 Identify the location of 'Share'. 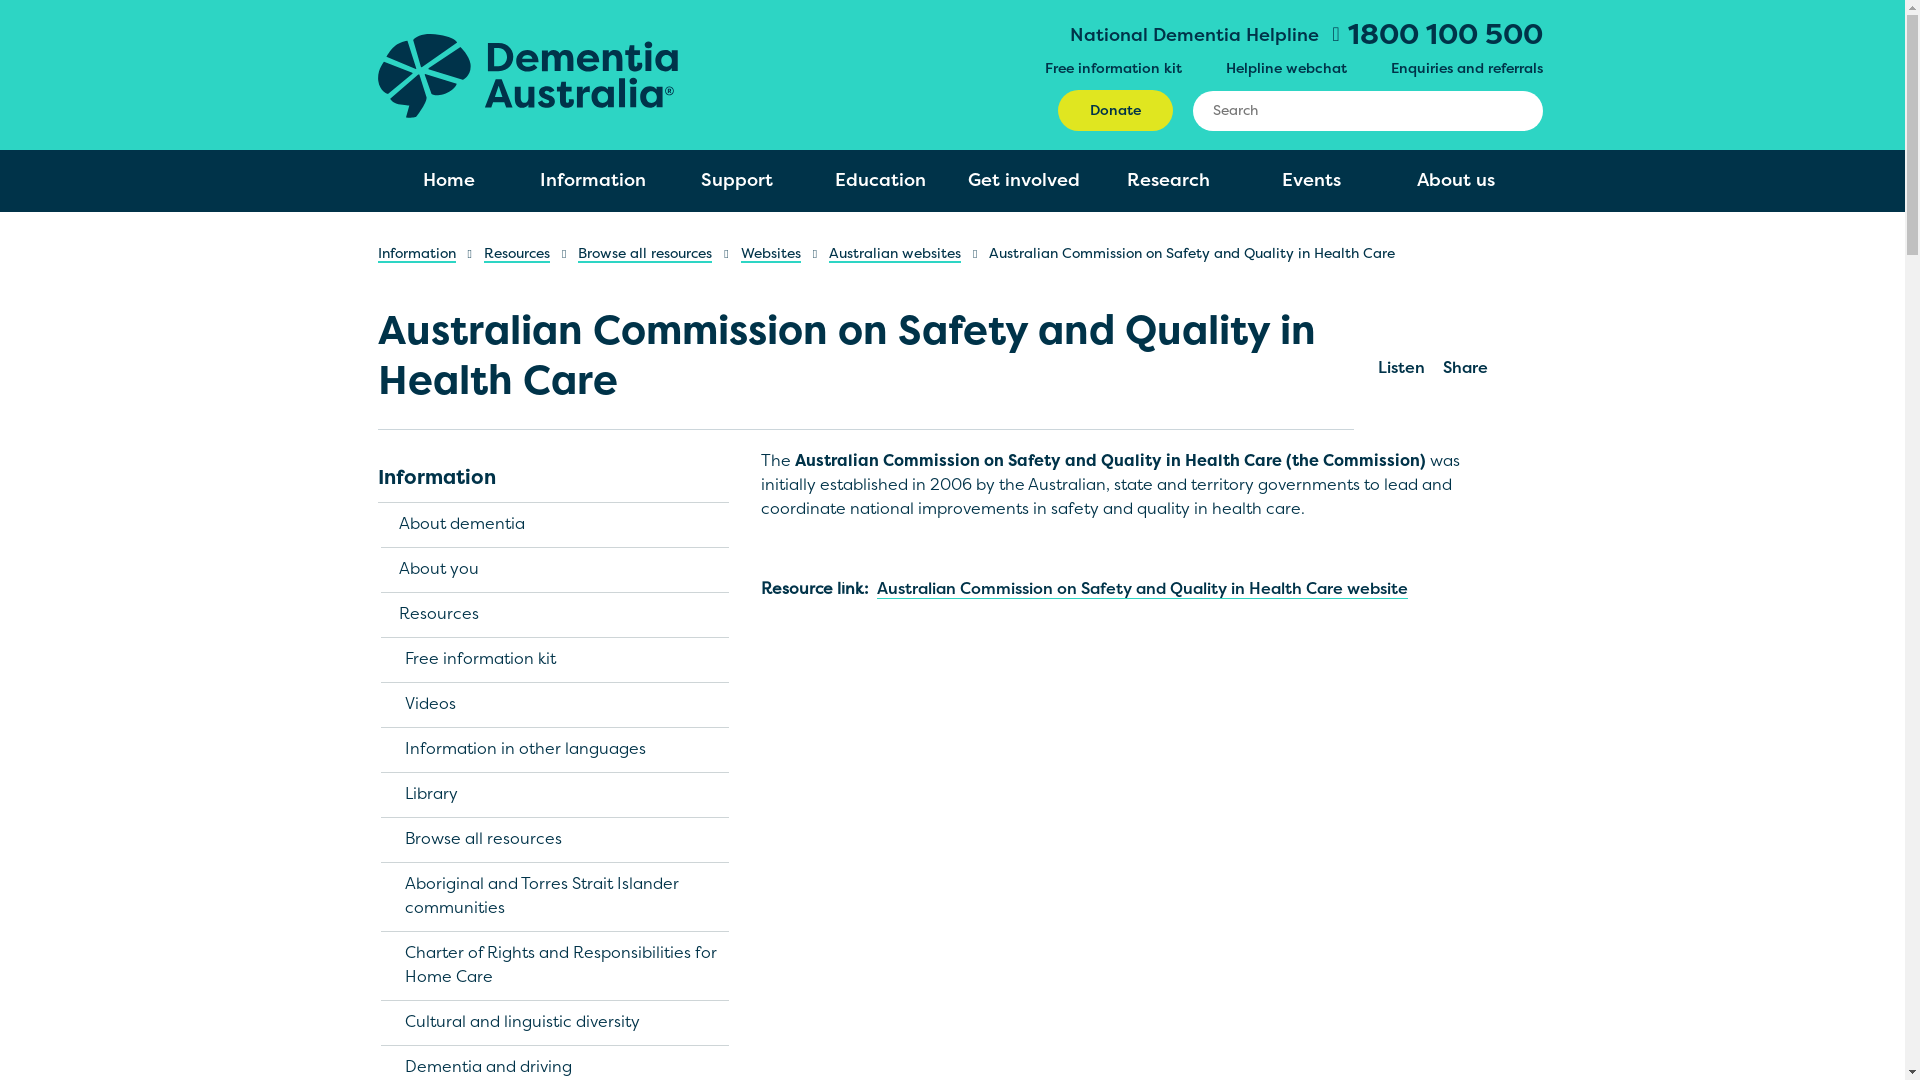
(1433, 331).